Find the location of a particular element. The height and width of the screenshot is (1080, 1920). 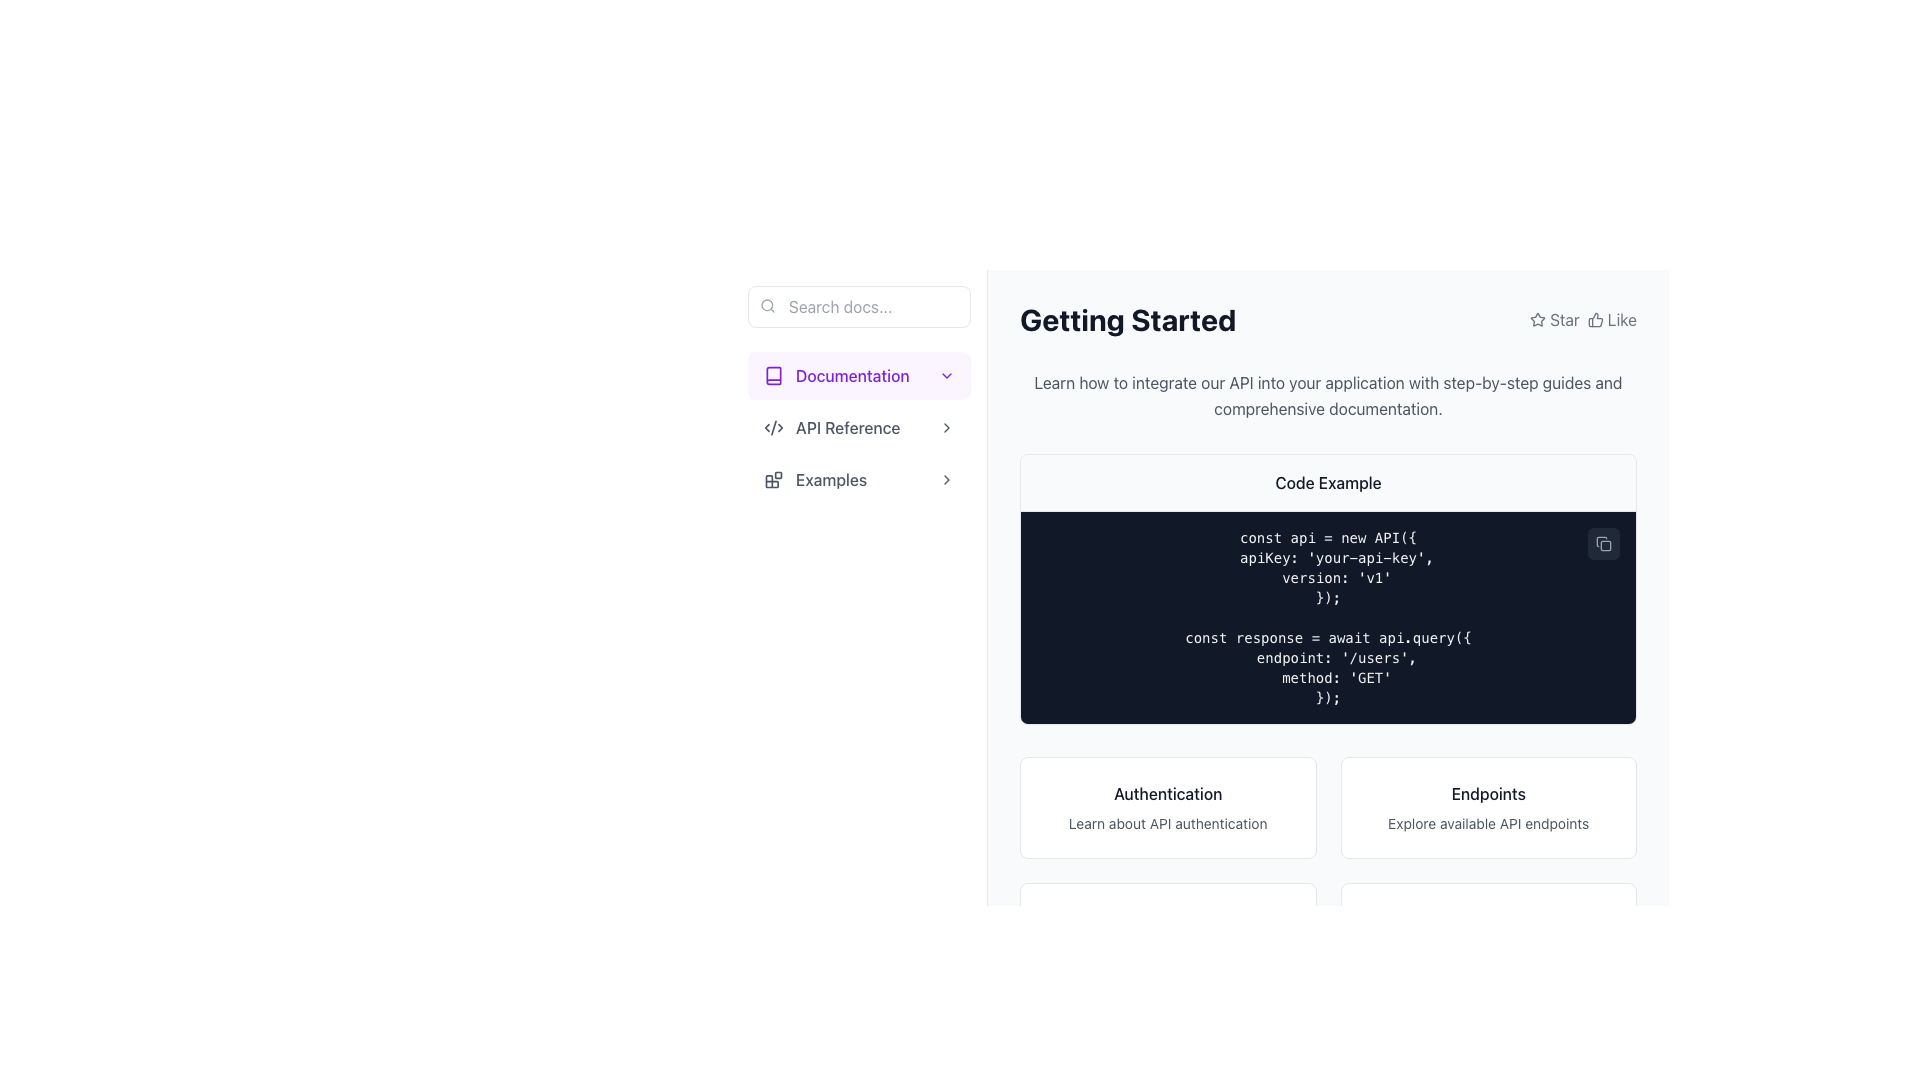

the chevron icon located to the right of the 'API Reference' text is located at coordinates (945, 427).